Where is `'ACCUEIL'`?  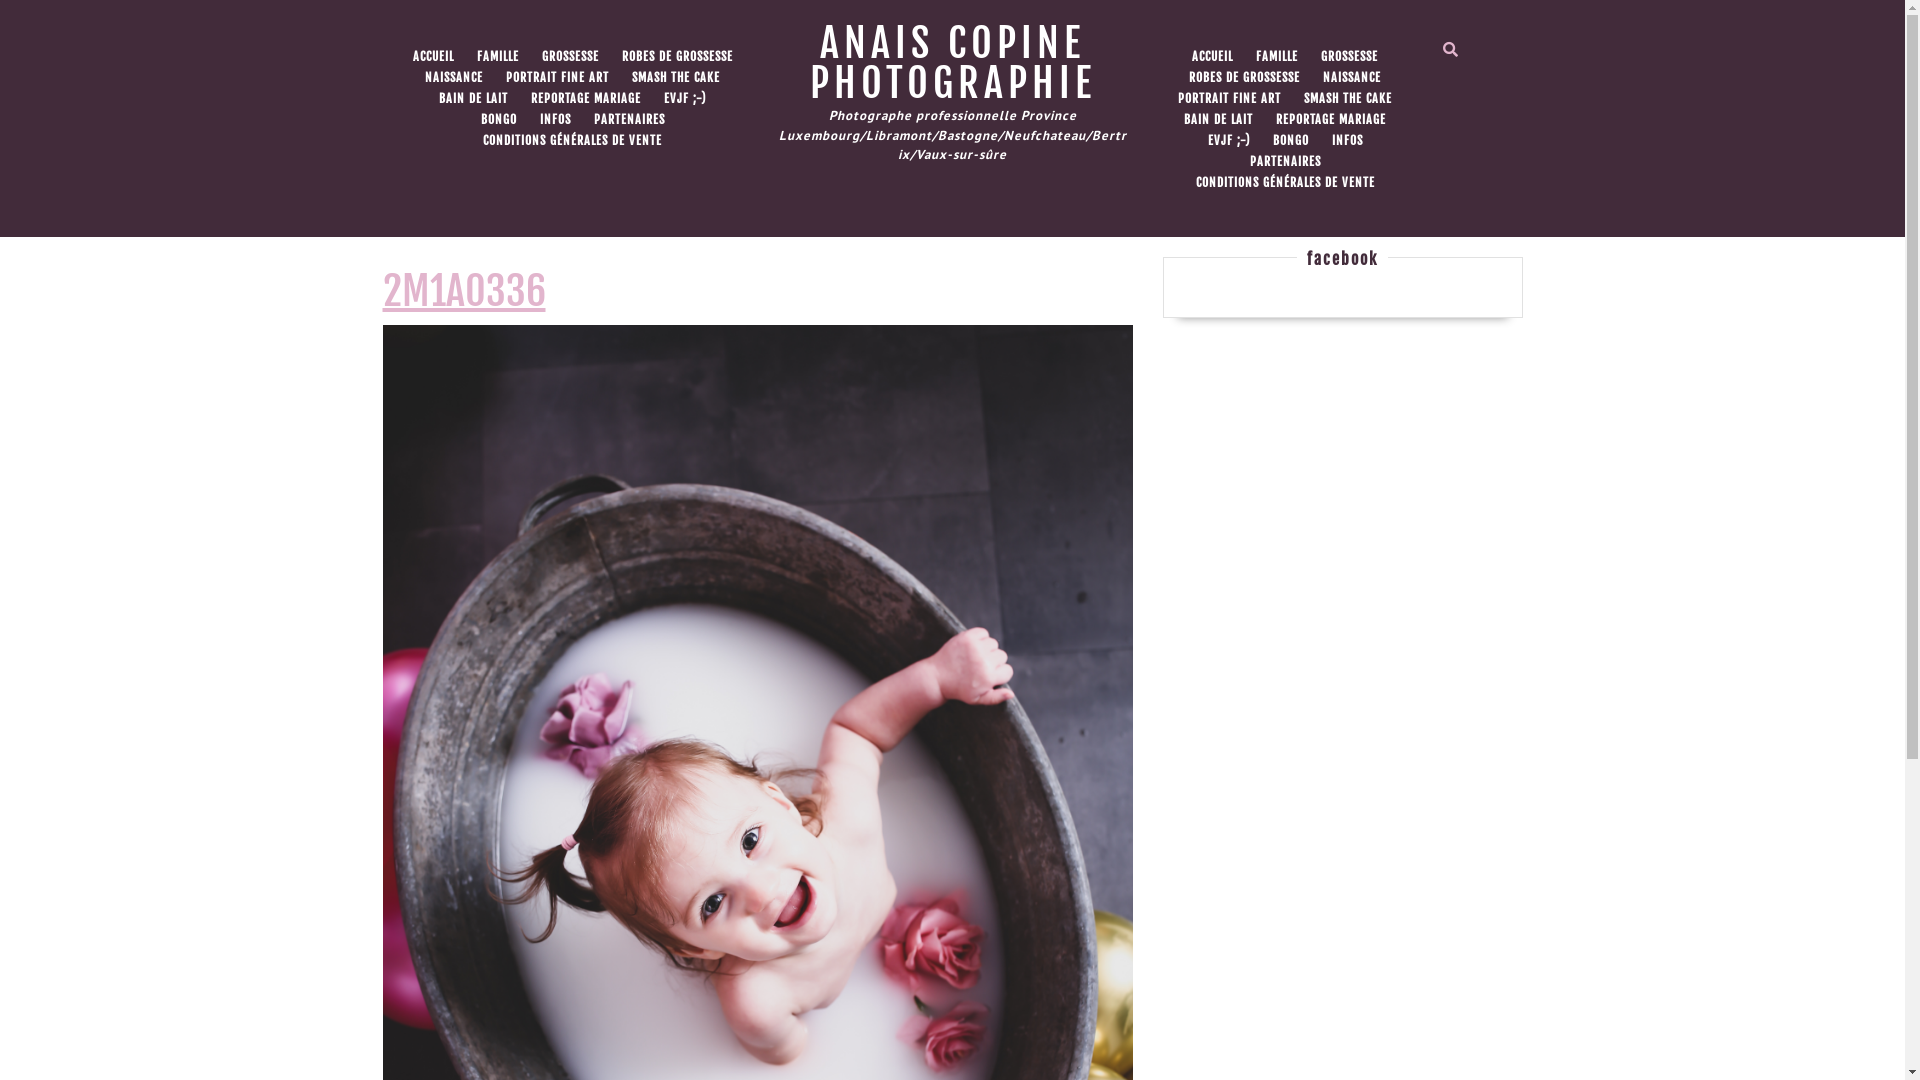 'ACCUEIL' is located at coordinates (431, 56).